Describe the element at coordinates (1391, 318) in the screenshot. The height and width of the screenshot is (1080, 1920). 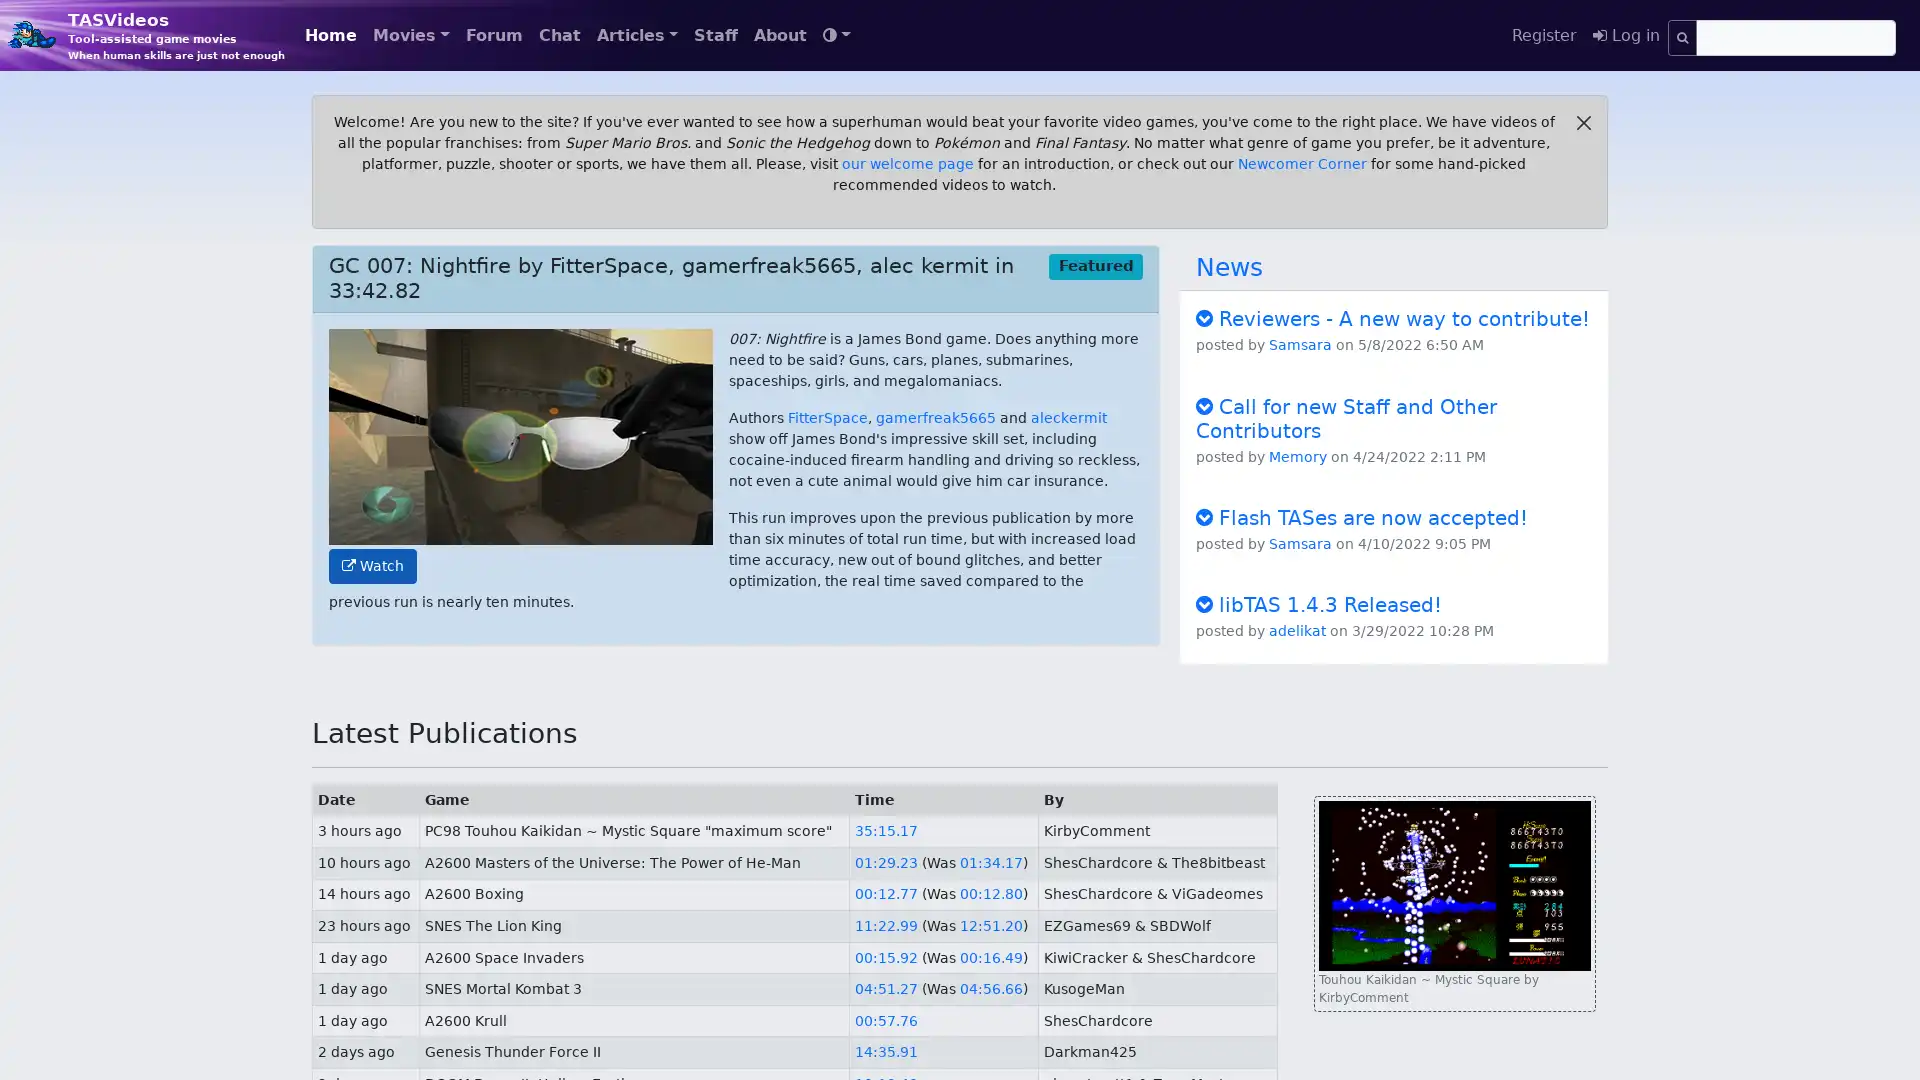
I see `Reviewers - A new way to contribute!` at that location.